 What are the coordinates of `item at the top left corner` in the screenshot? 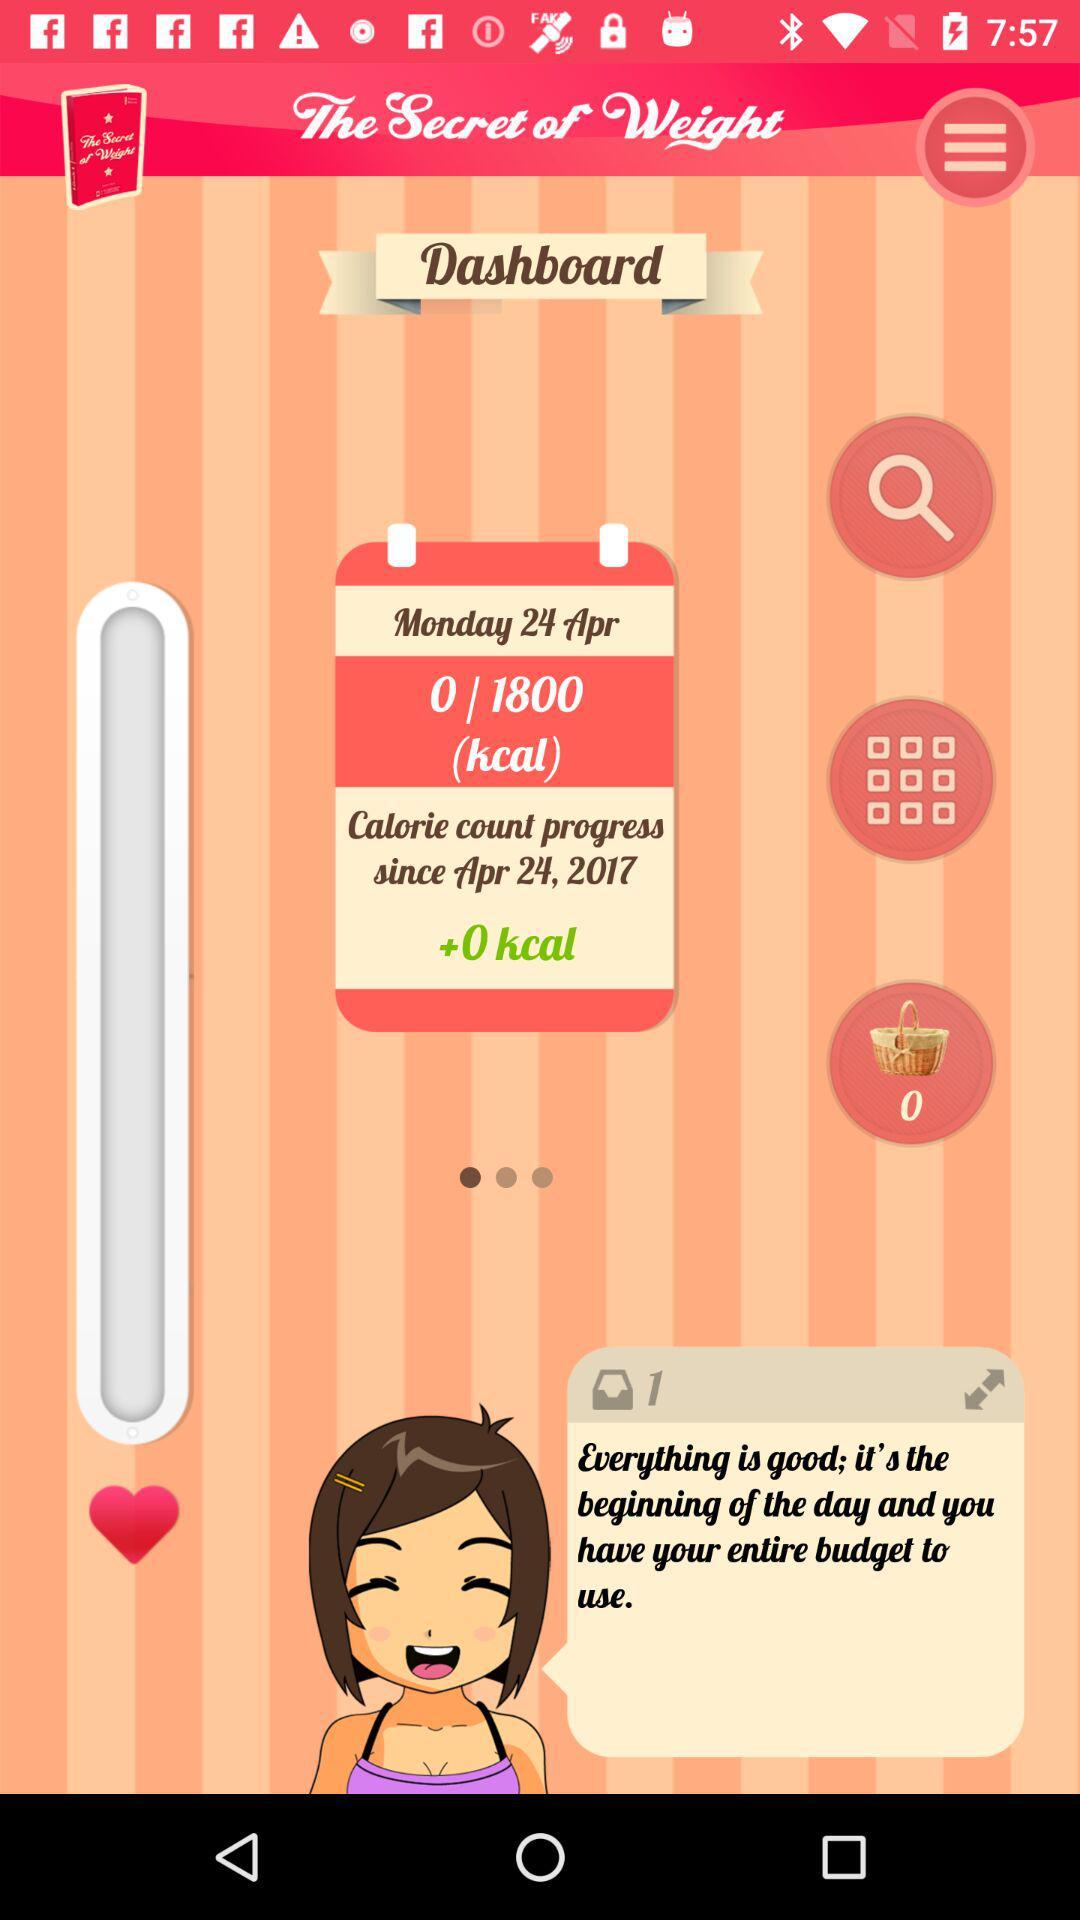 It's located at (104, 146).